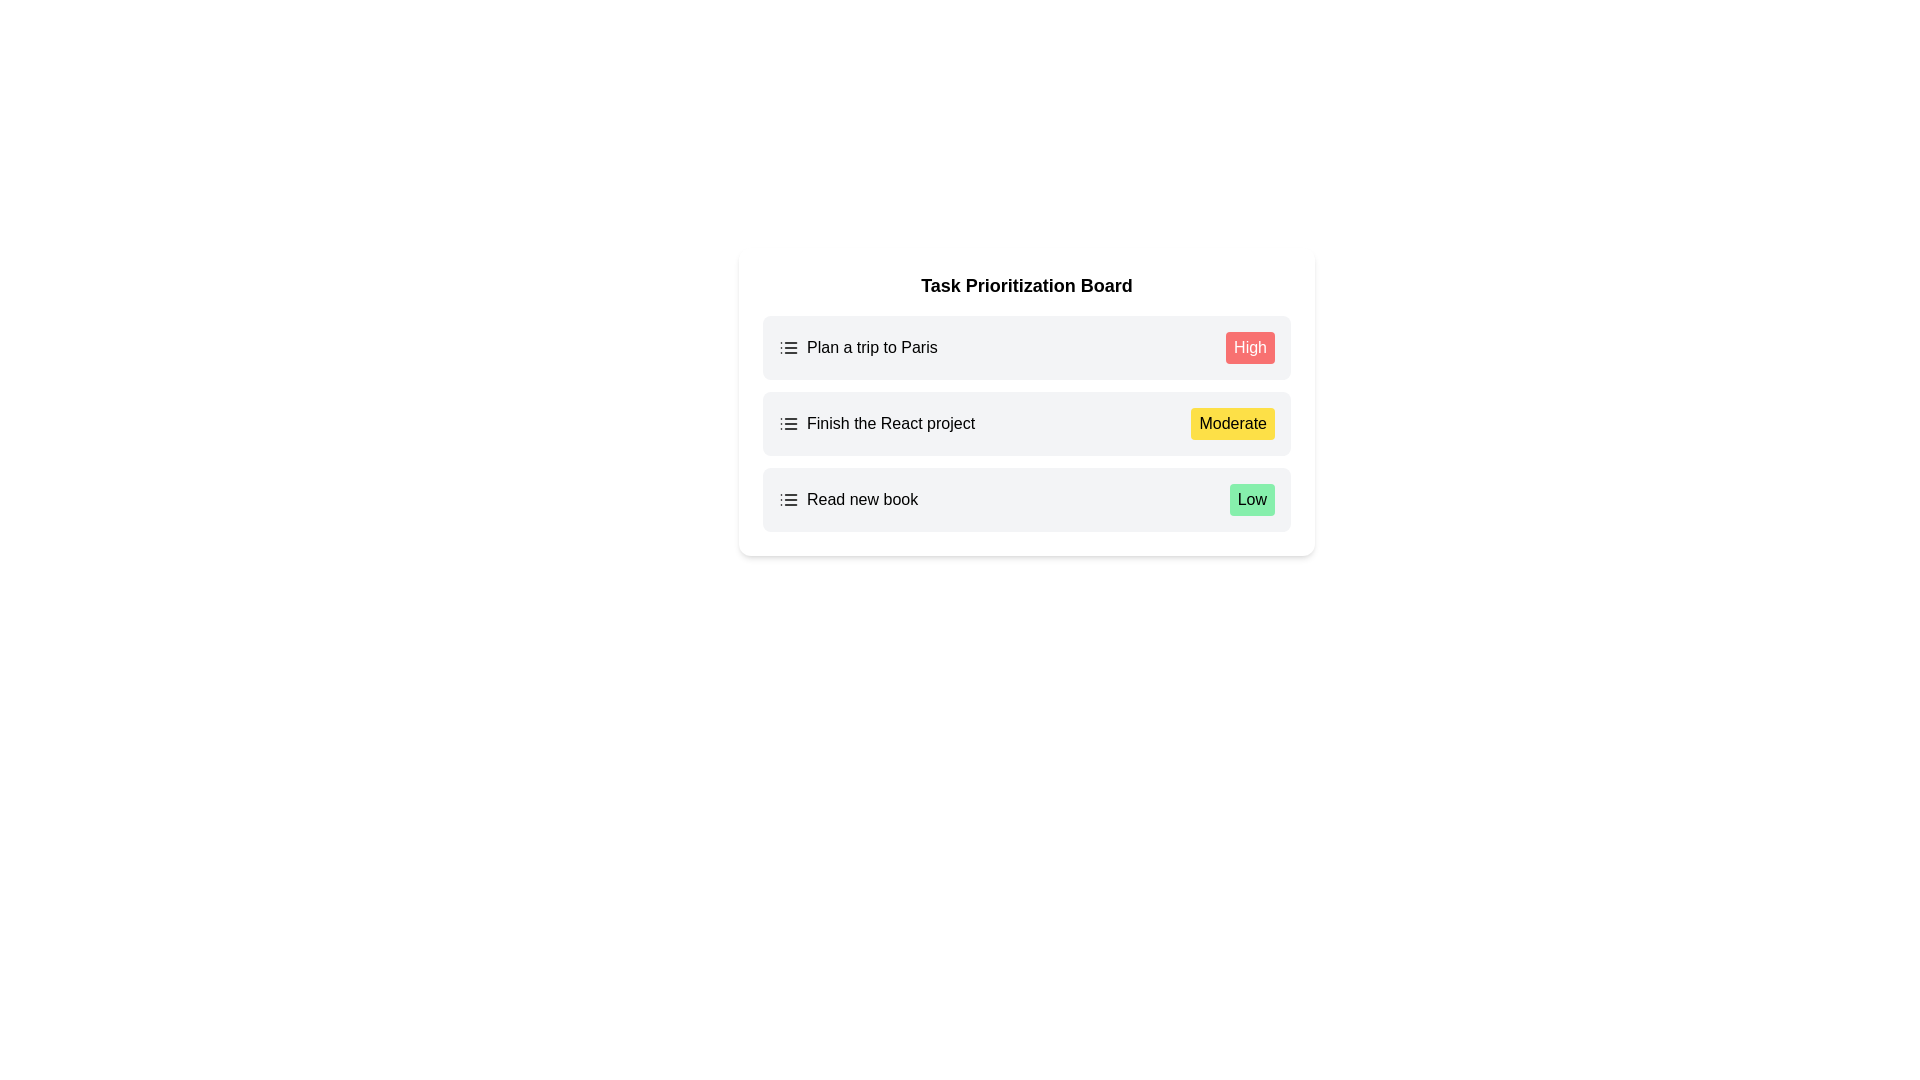  What do you see at coordinates (1027, 346) in the screenshot?
I see `the first task list item labeled 'Plan a trip to Paris' in the Task Prioritization Board, which has a light gray background, rounded corners, and a red badge with 'High'` at bounding box center [1027, 346].